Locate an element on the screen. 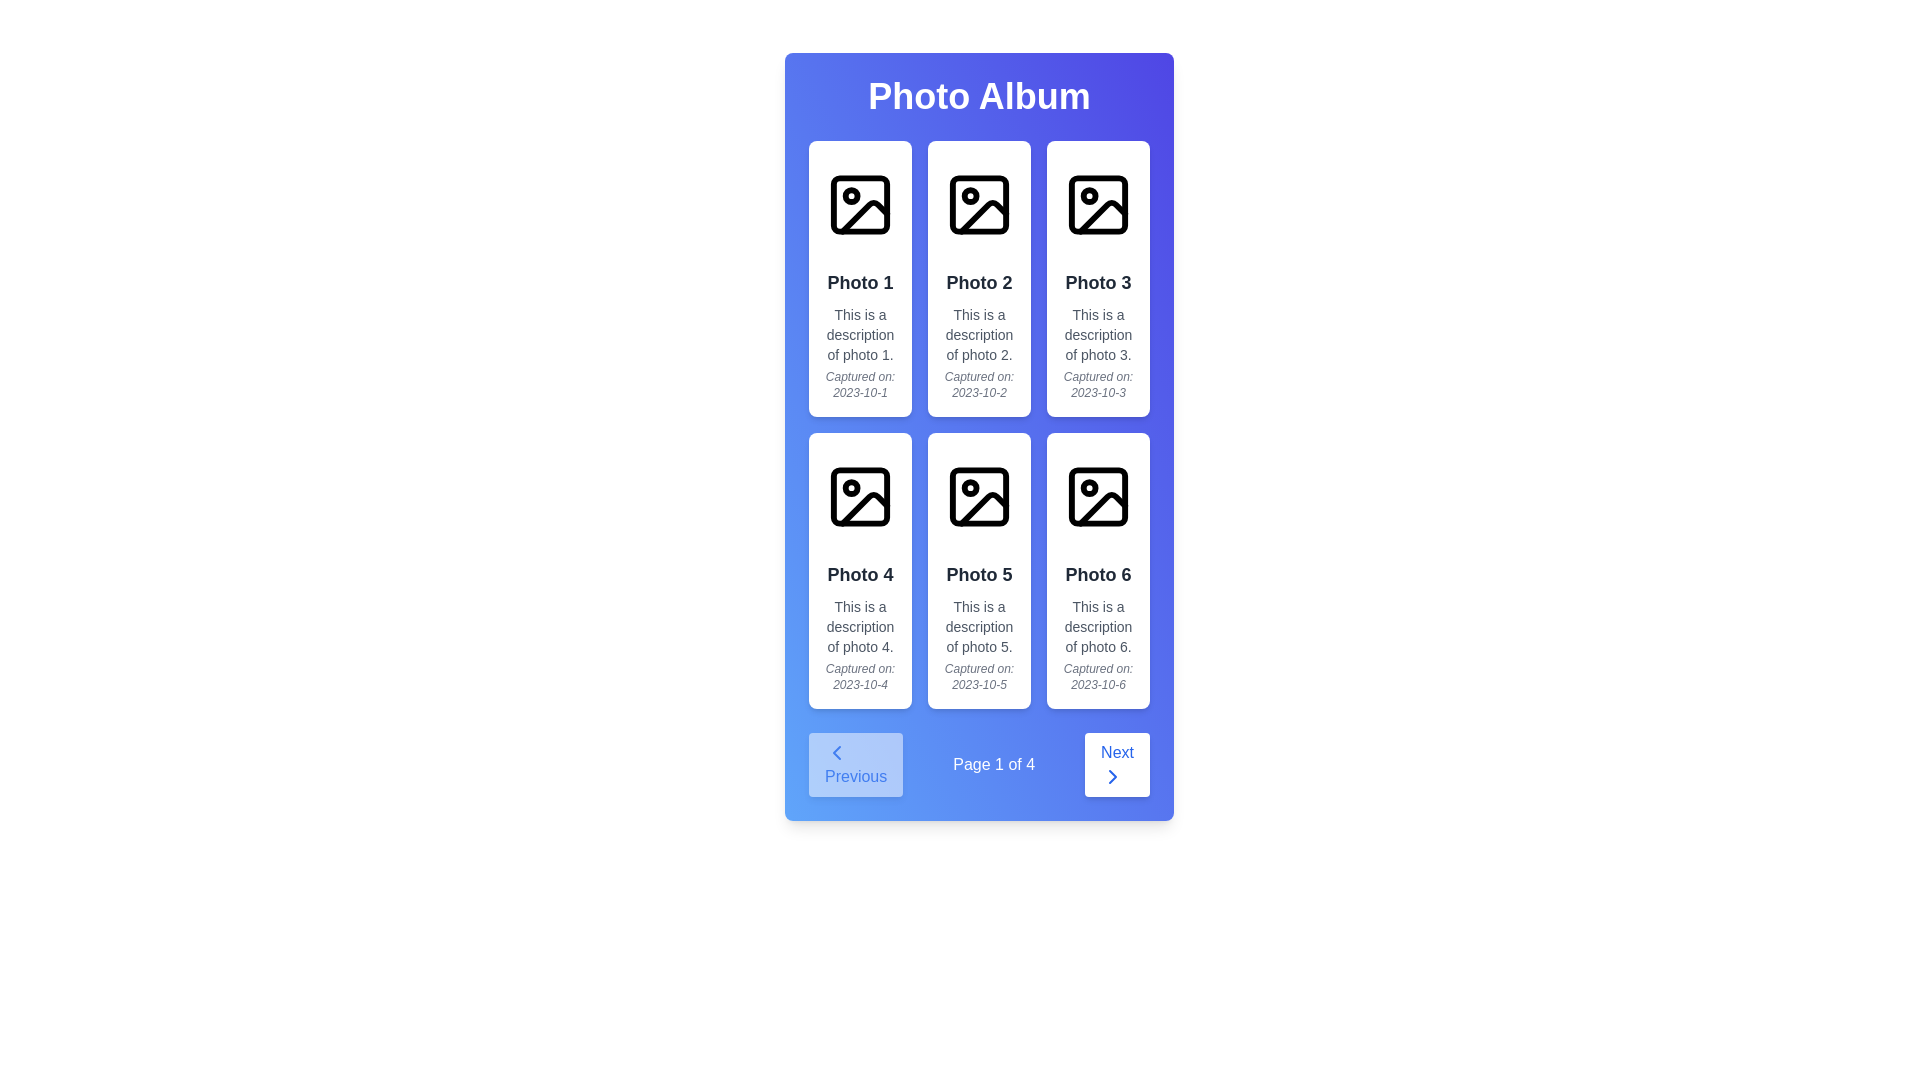  the 'Next' button is located at coordinates (1112, 775).